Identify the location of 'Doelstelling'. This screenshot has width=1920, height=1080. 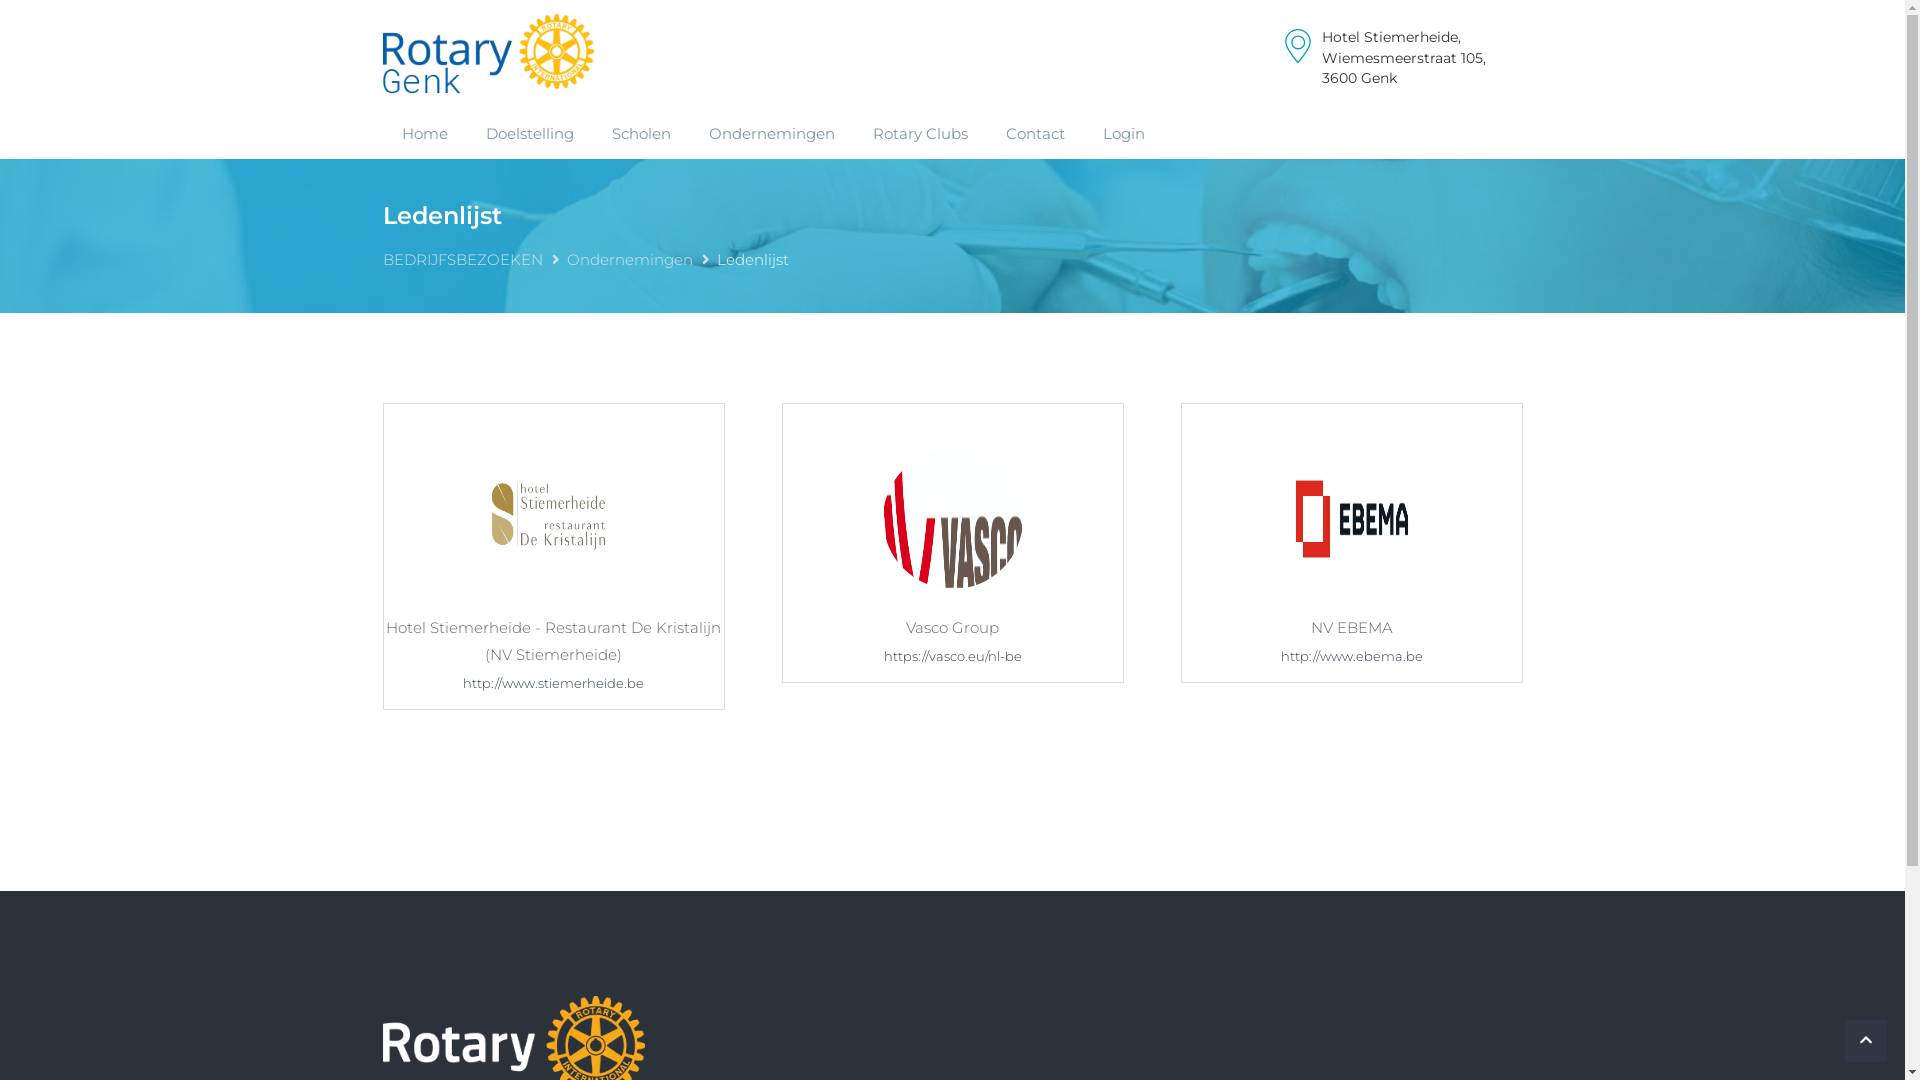
(528, 133).